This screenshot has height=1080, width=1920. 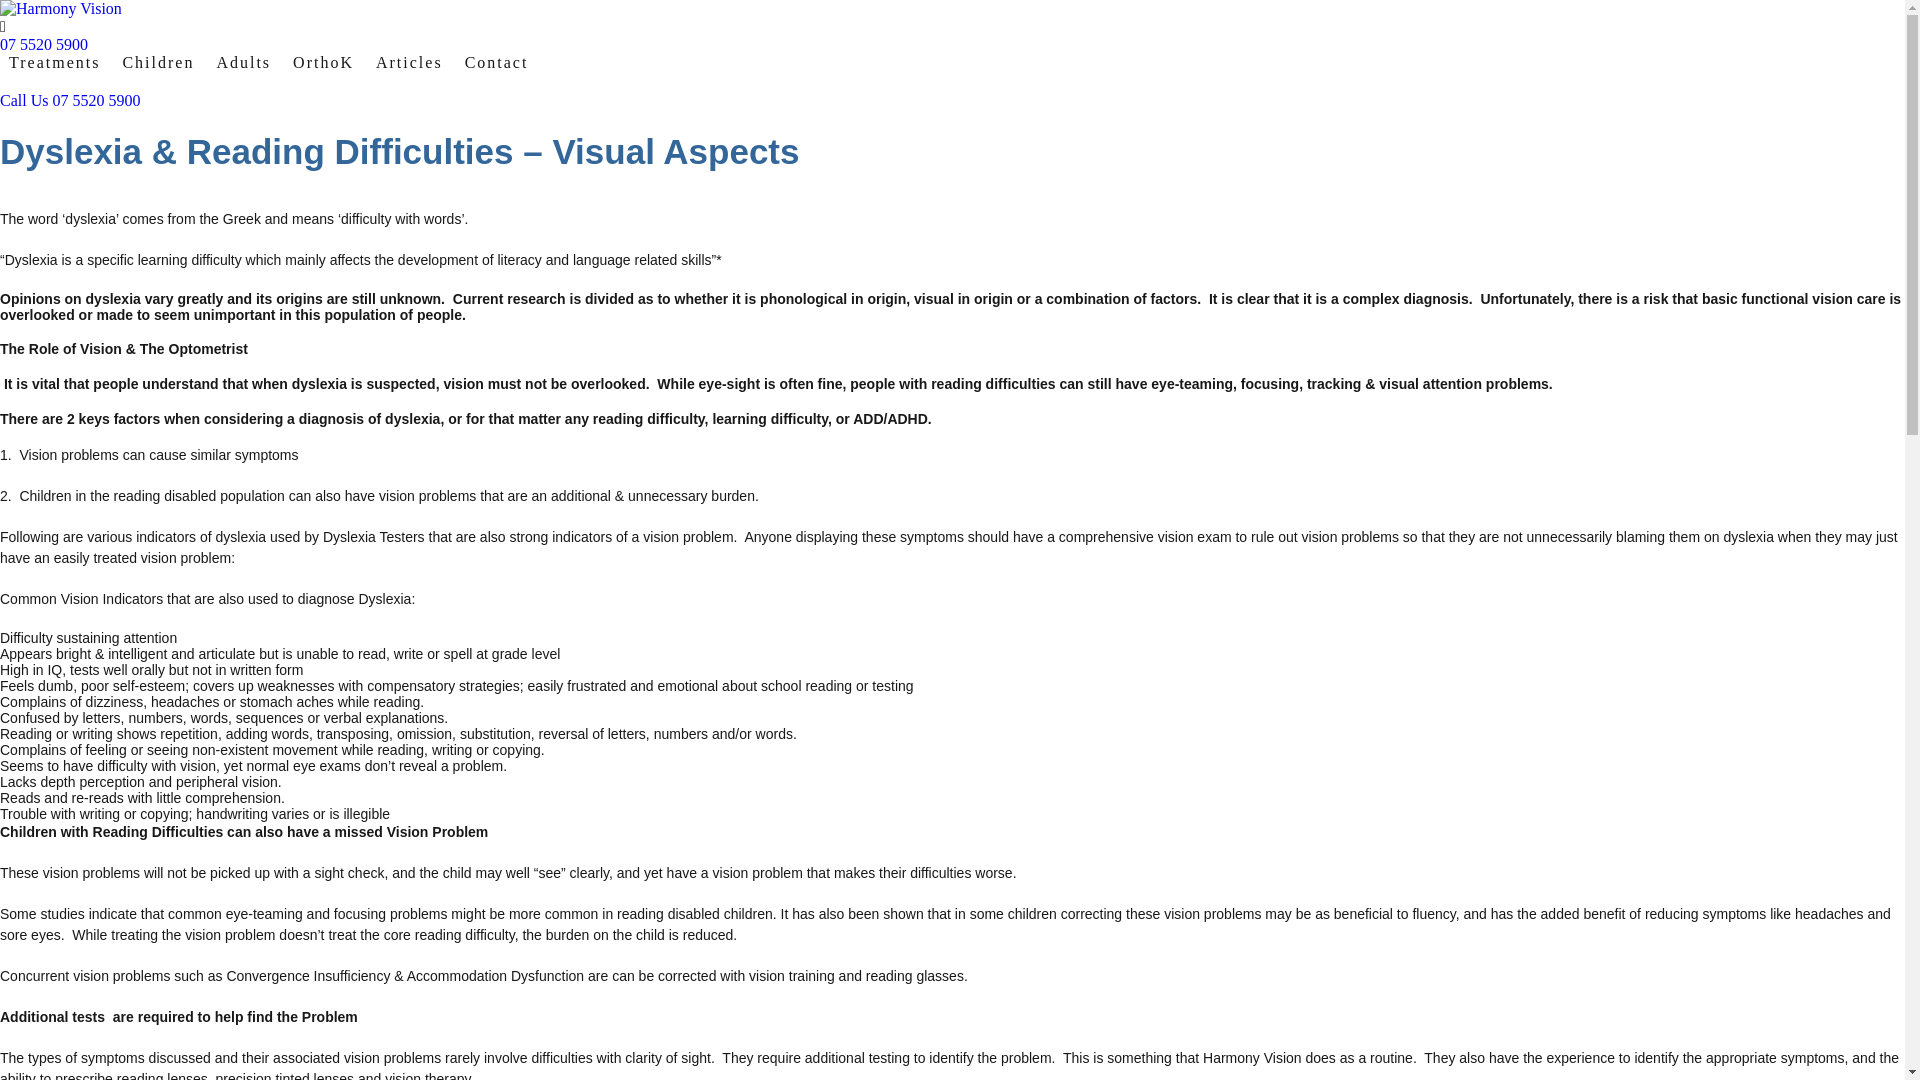 I want to click on 'Adults', so click(x=242, y=61).